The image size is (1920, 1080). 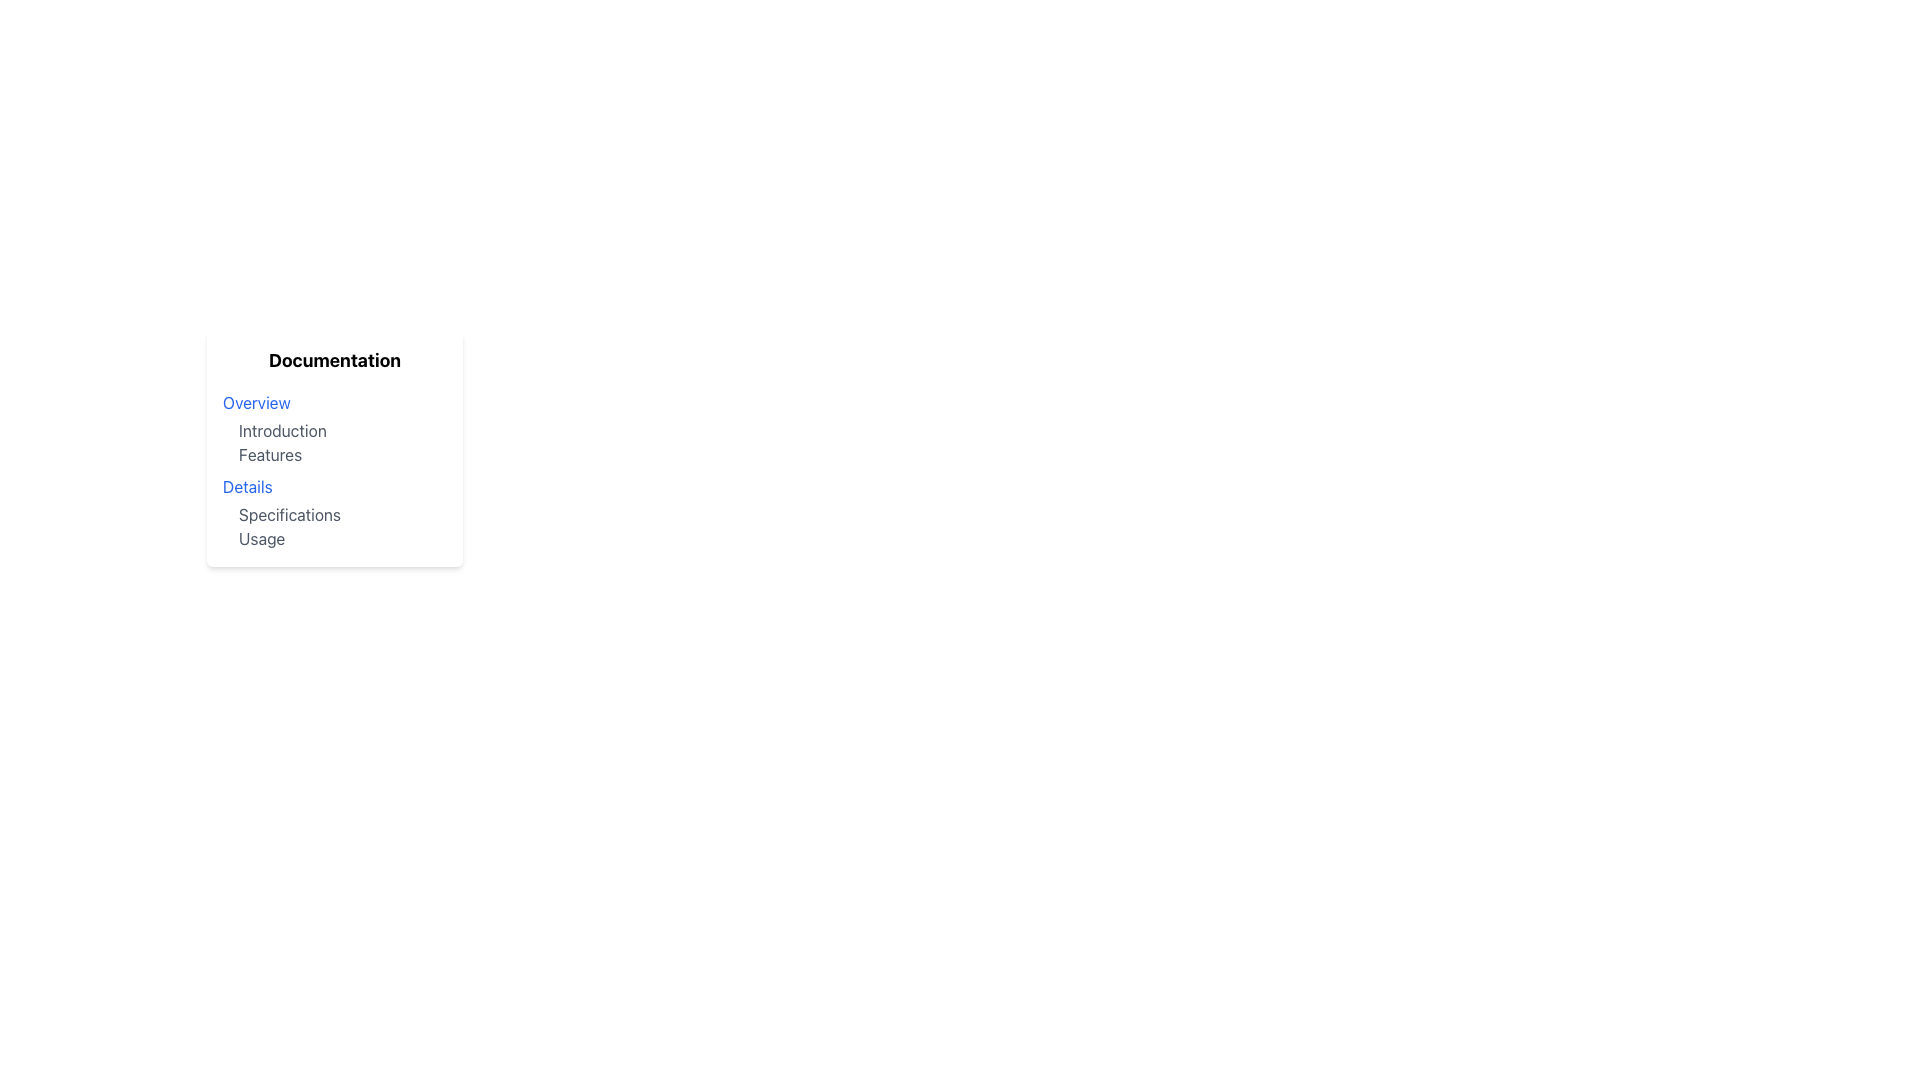 What do you see at coordinates (269, 455) in the screenshot?
I see `the hyperlink leading to the '#features' section of the document` at bounding box center [269, 455].